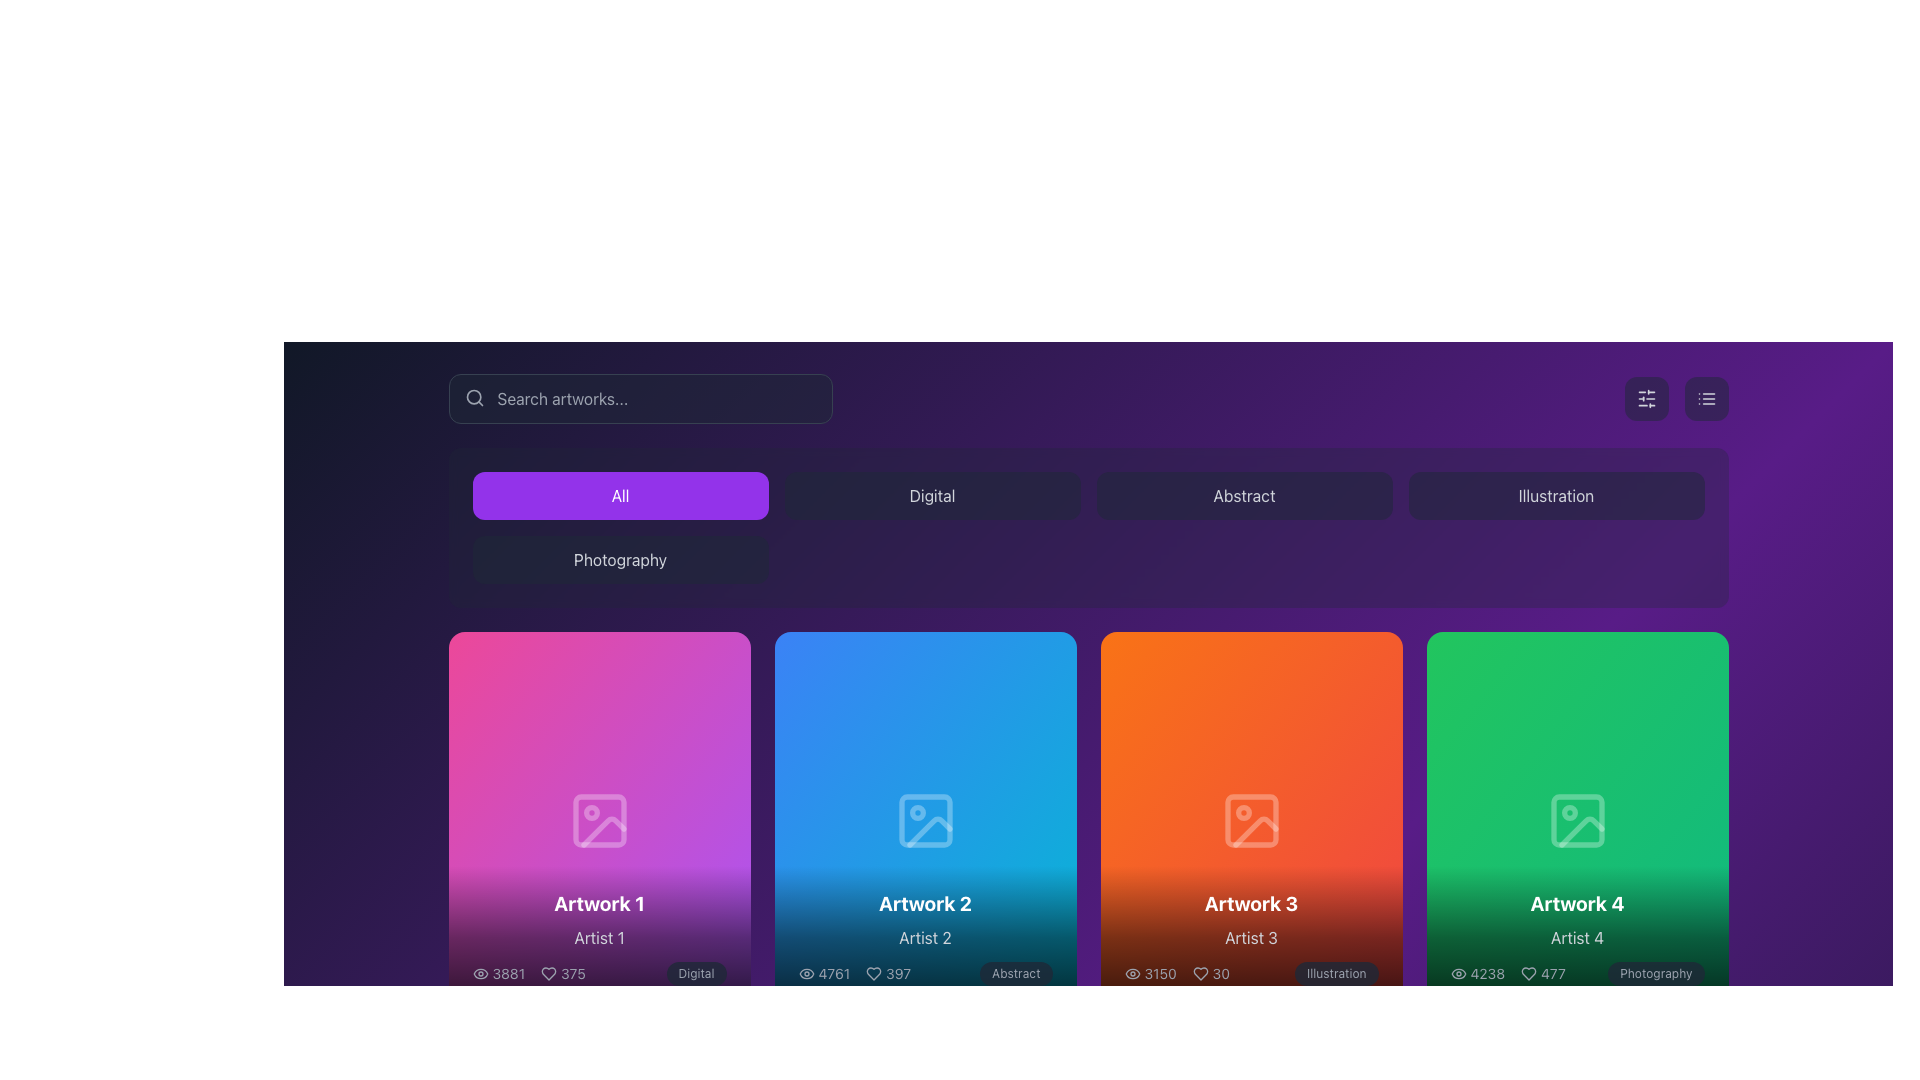 This screenshot has height=1080, width=1920. Describe the element at coordinates (1576, 820) in the screenshot. I see `the SVG rectangle with rounded corners located within the fourth artwork card, which has a green background` at that location.